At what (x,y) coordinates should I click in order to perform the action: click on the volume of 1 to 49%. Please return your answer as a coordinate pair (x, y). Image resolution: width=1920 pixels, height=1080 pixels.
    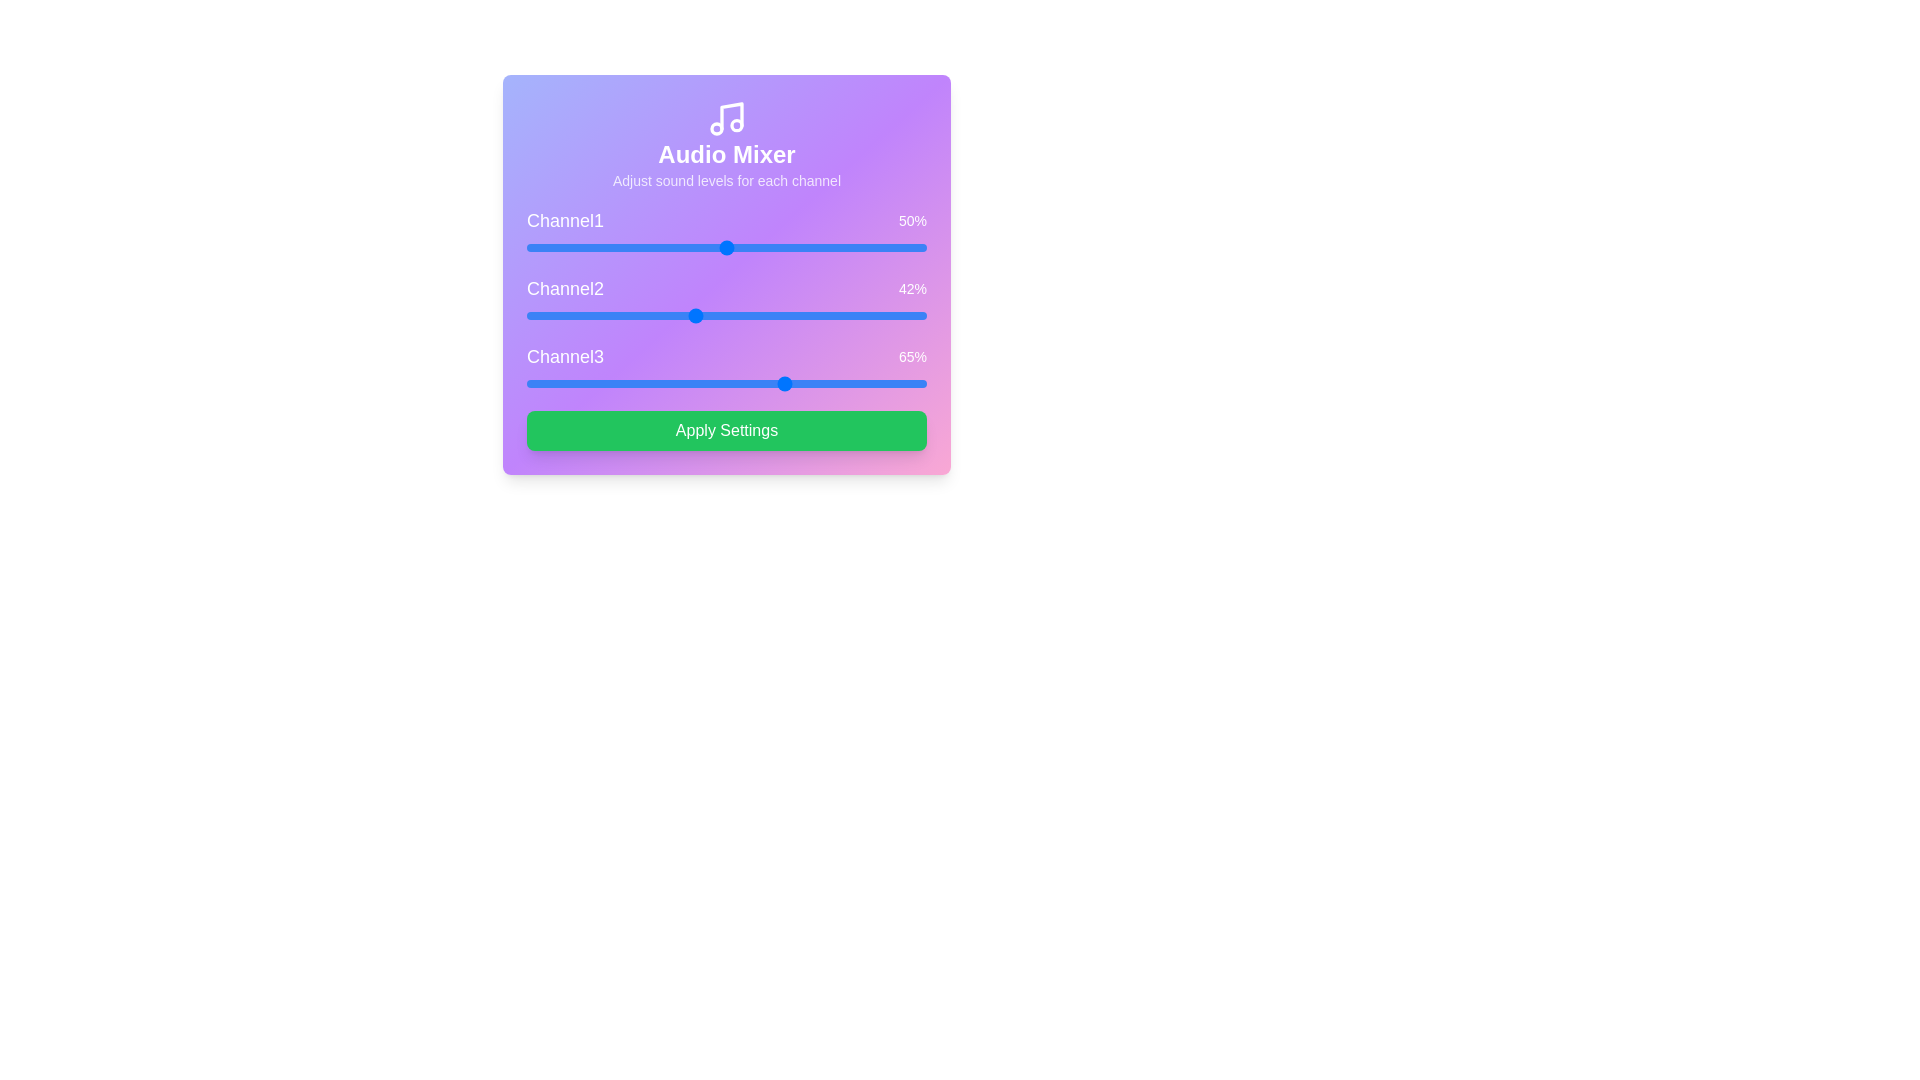
    Looking at the image, I should click on (722, 246).